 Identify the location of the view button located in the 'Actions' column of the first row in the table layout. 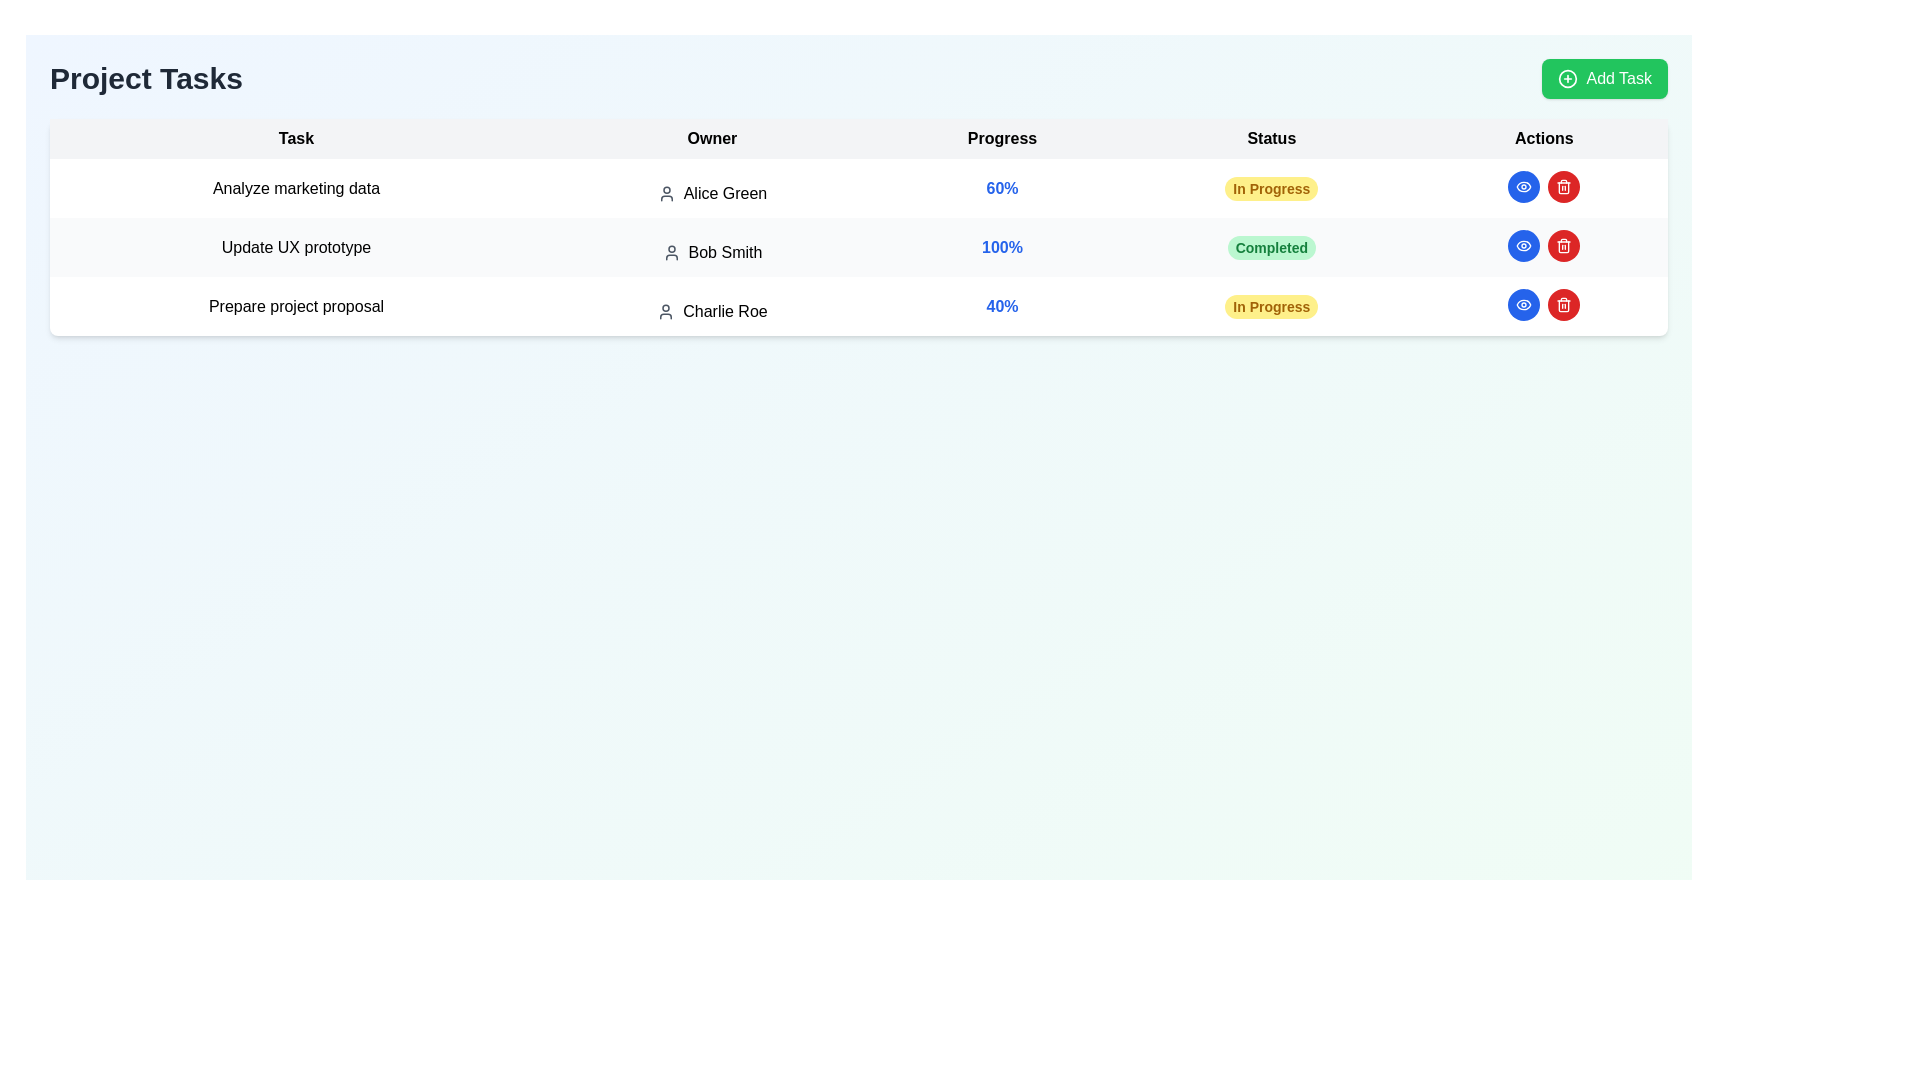
(1522, 186).